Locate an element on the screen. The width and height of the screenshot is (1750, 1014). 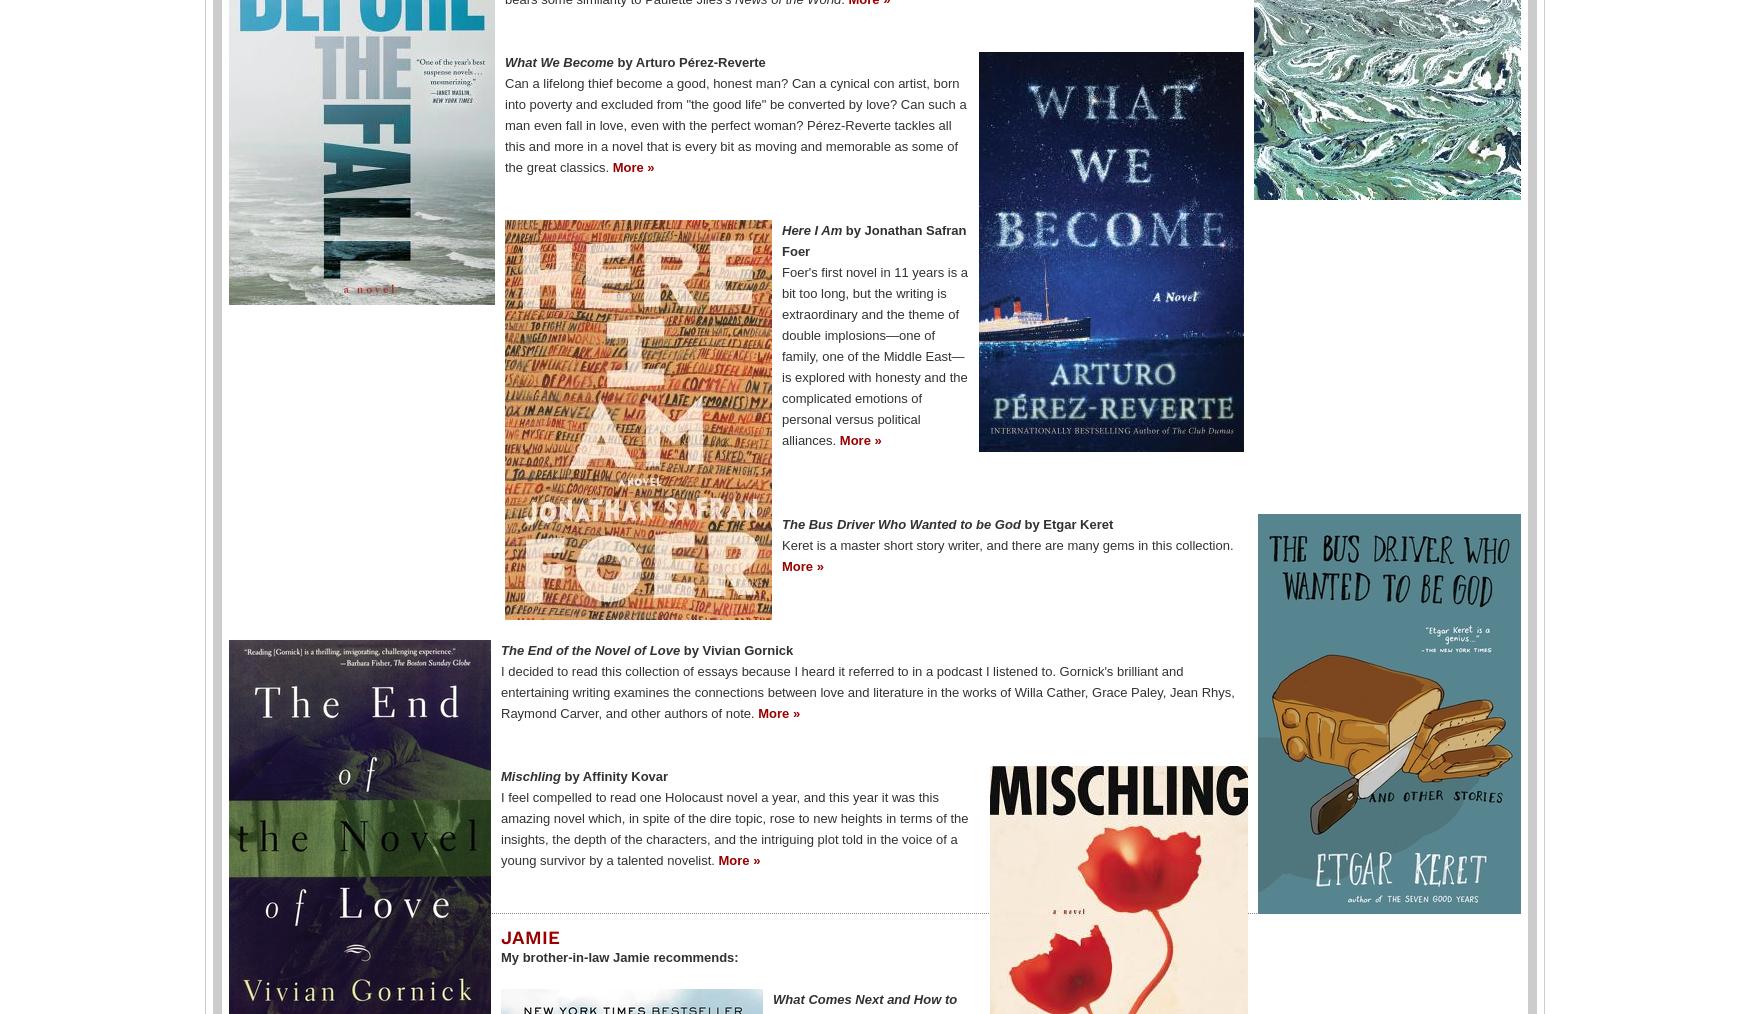
'The Bus Driver Who Wanted to be God' is located at coordinates (902, 522).